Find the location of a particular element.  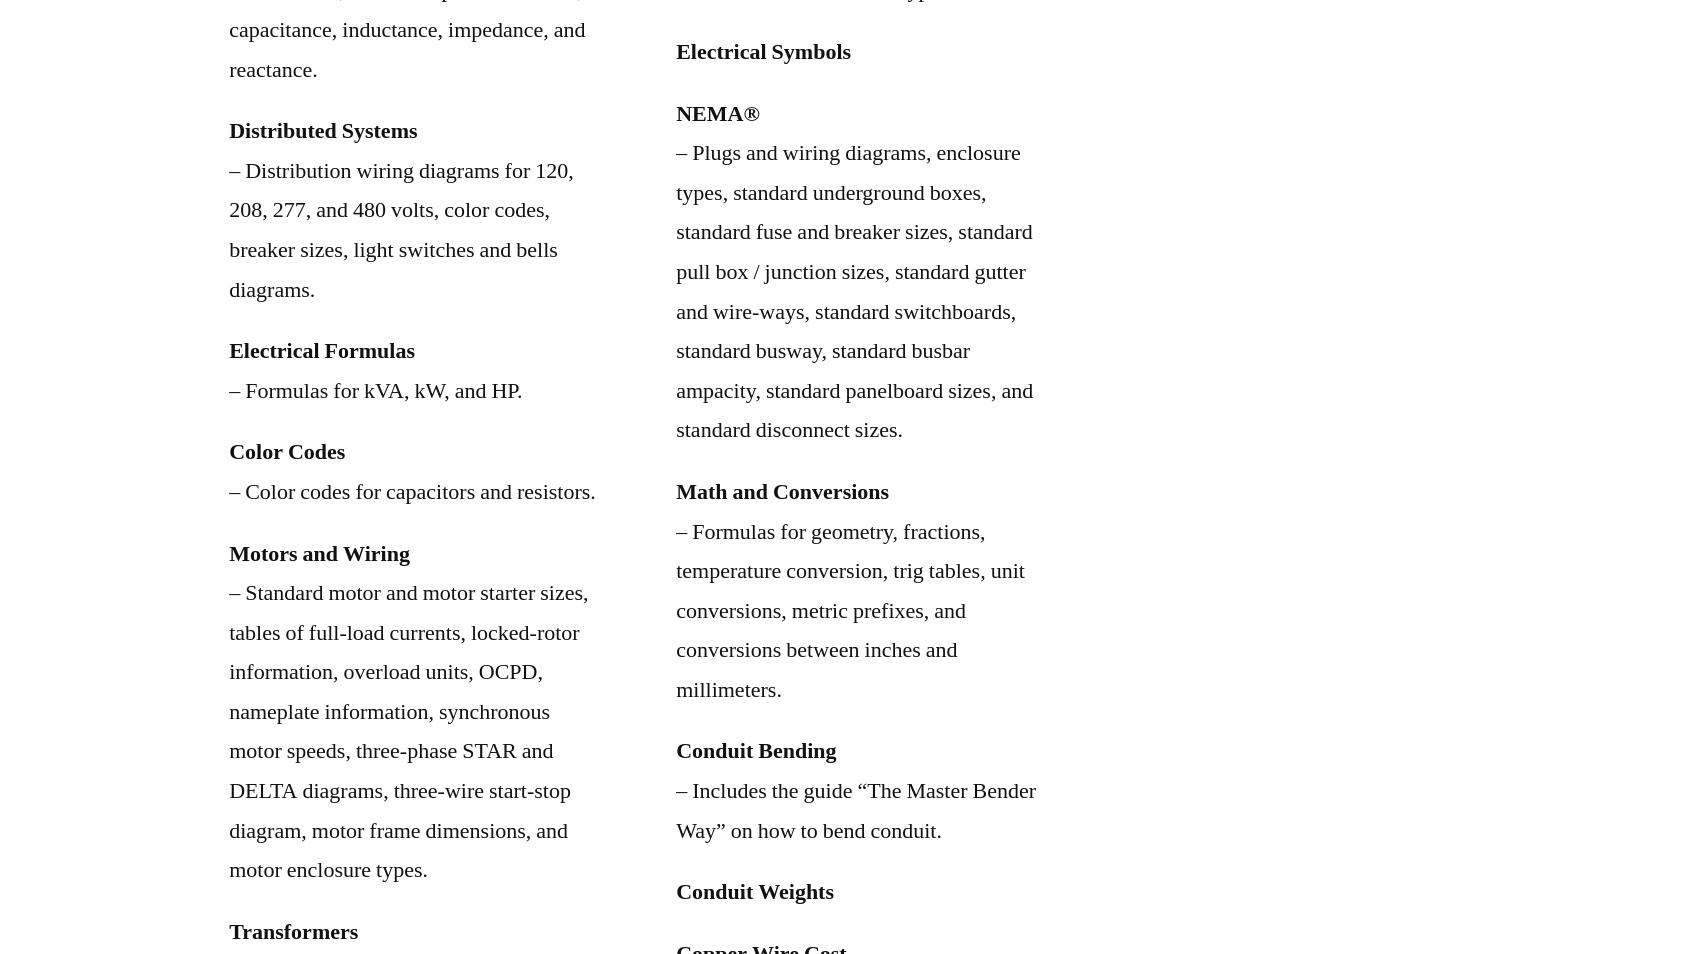

'Math and Conversions' is located at coordinates (782, 490).